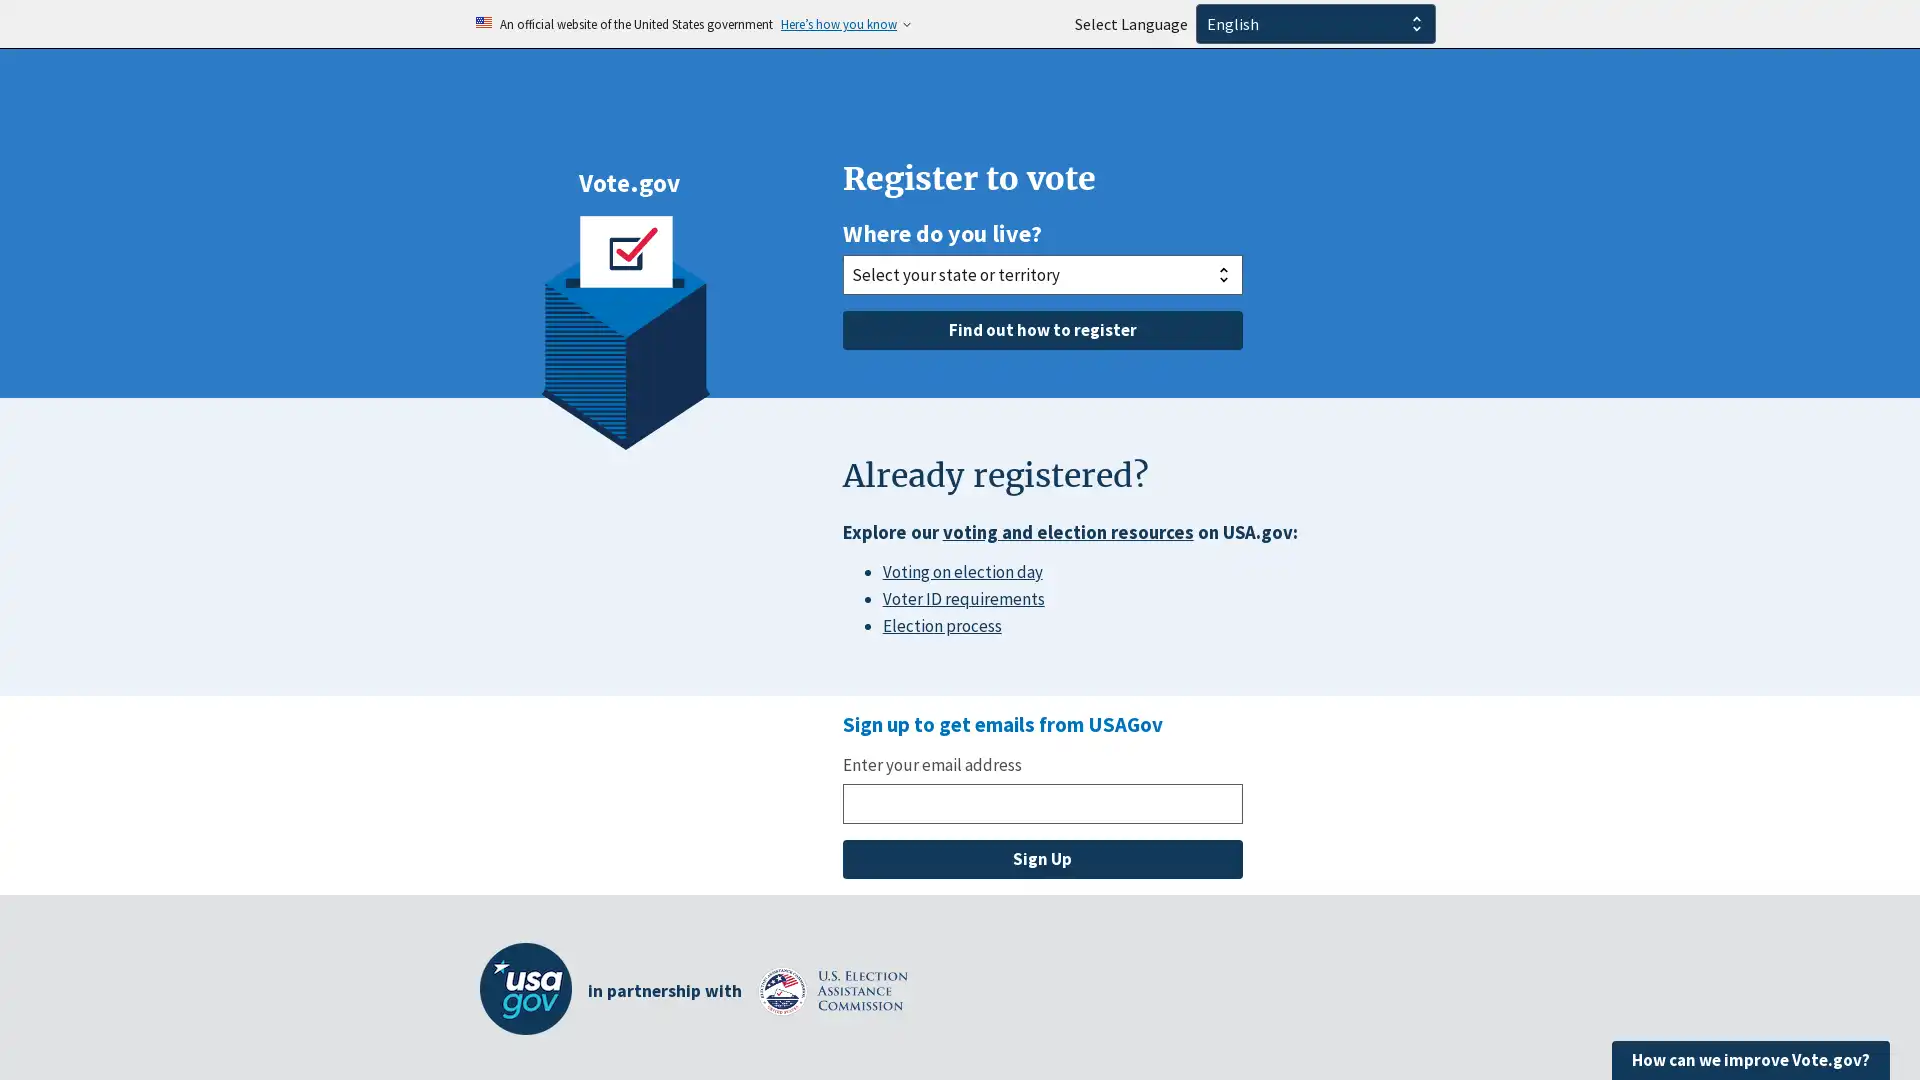  What do you see at coordinates (1040, 329) in the screenshot?
I see `Find out how to register` at bounding box center [1040, 329].